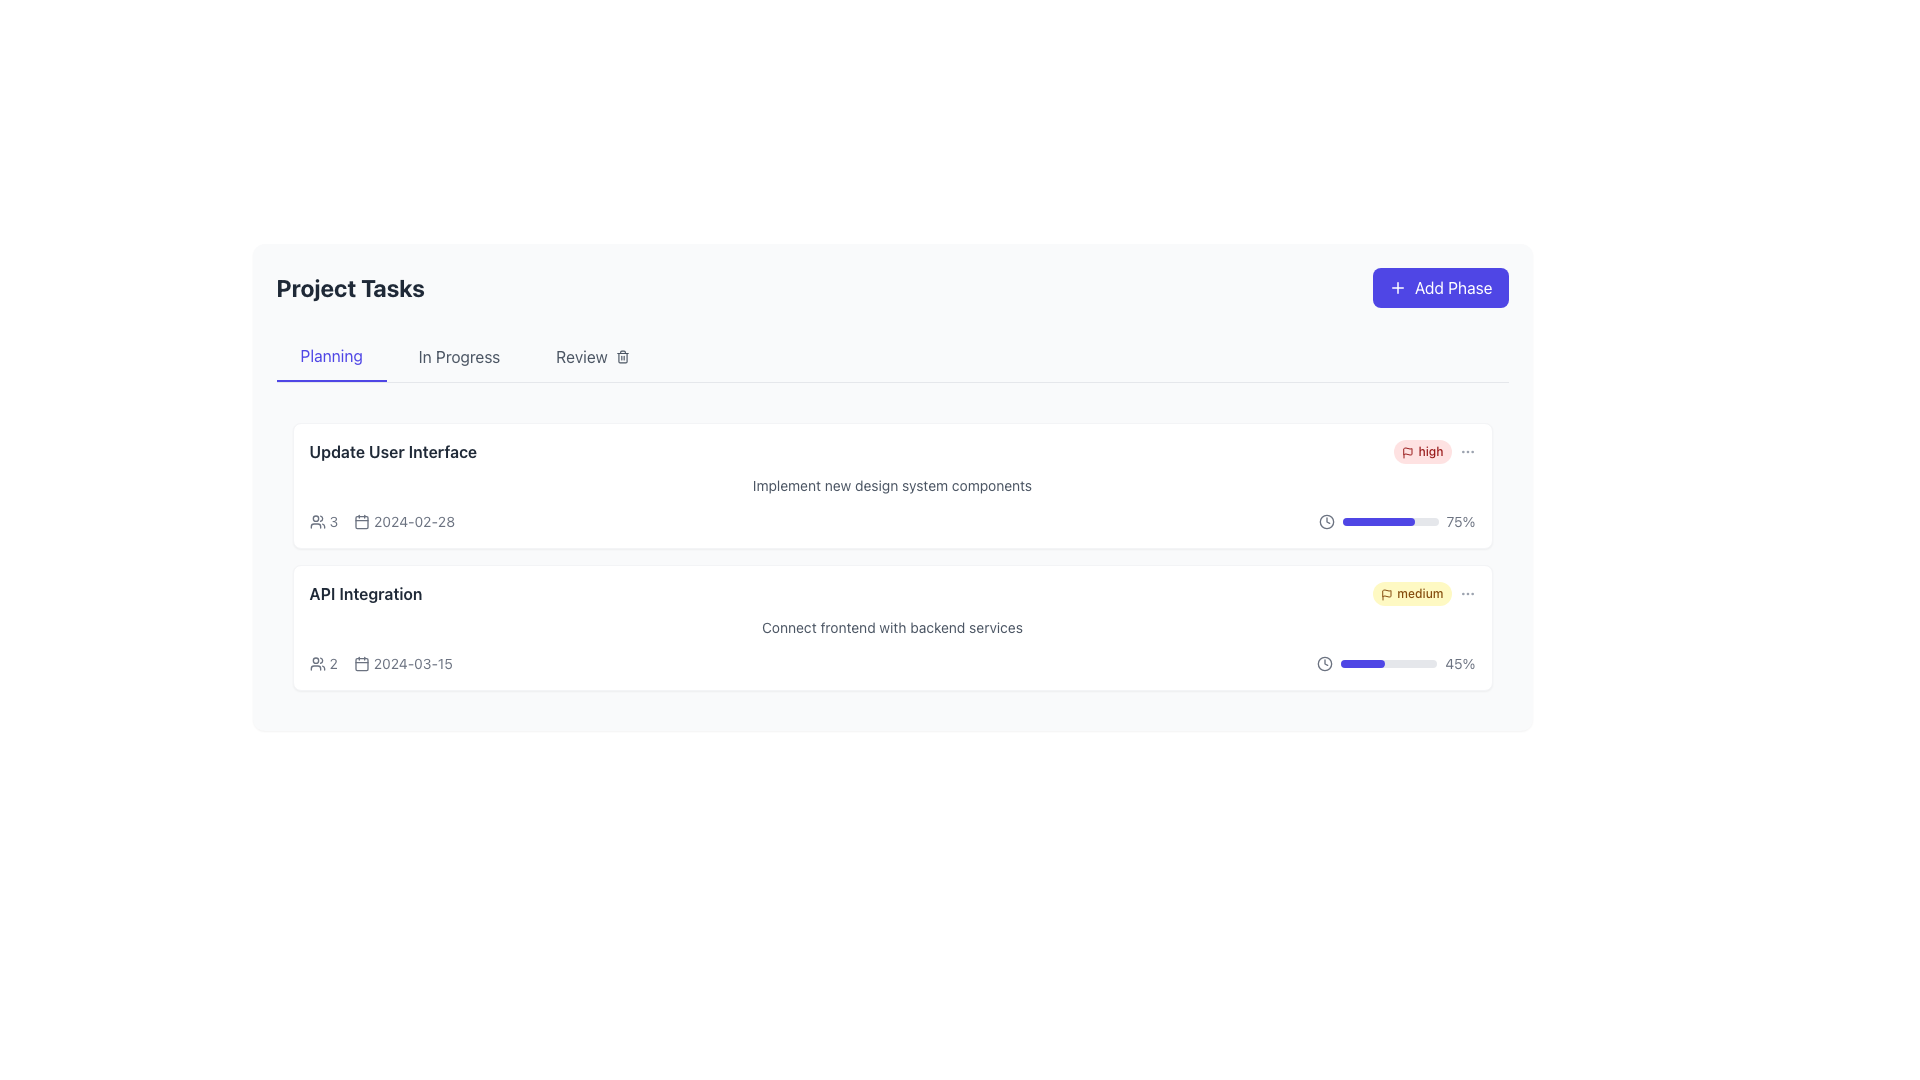  I want to click on the interactive text label 'API Integration' styled in bold gray font located in the first position of the second task row under the 'Project Tasks' section, so click(365, 593).